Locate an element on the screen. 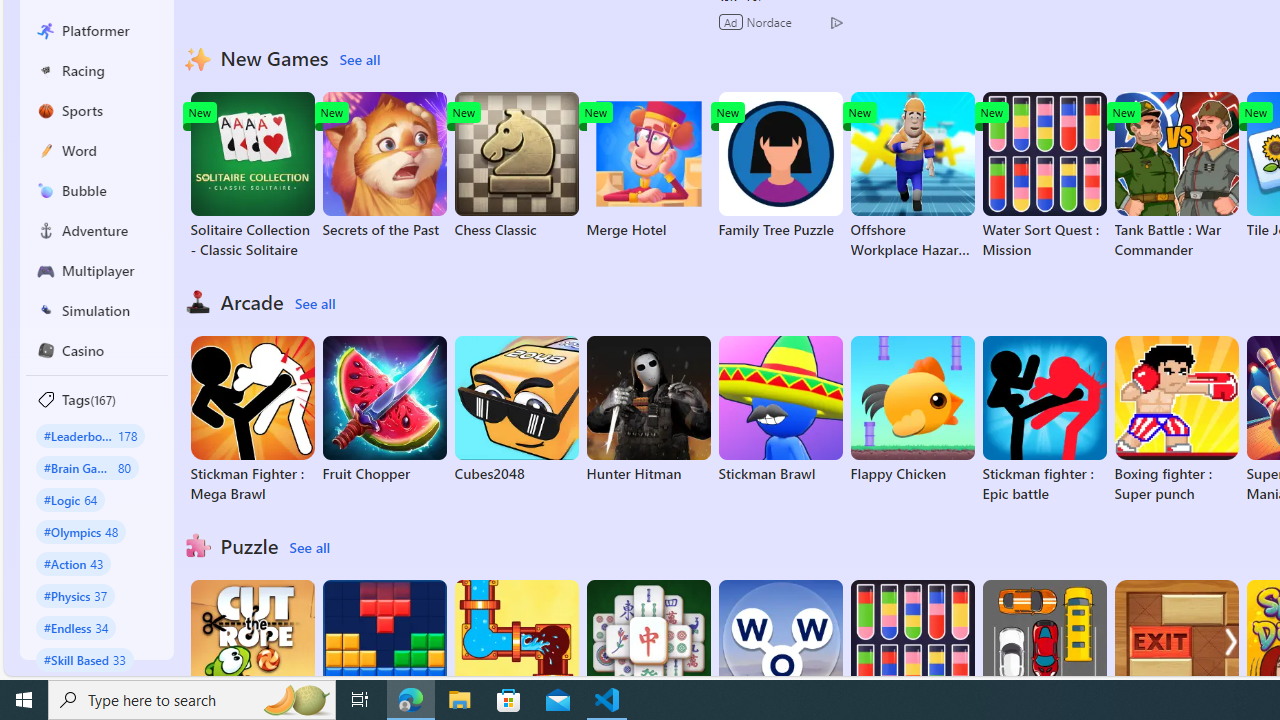  'Family Tree Puzzle' is located at coordinates (779, 164).